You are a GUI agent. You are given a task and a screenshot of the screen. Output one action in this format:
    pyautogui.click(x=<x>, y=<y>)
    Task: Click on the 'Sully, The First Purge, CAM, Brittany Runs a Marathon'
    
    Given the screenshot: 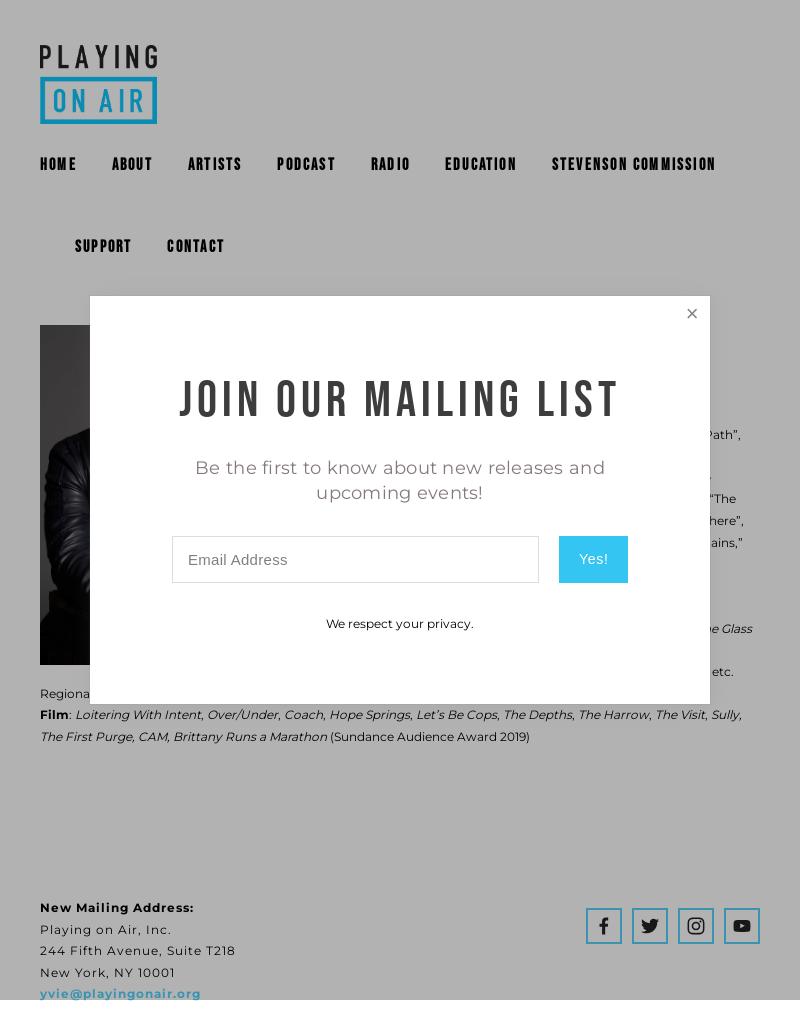 What is the action you would take?
    pyautogui.click(x=391, y=723)
    